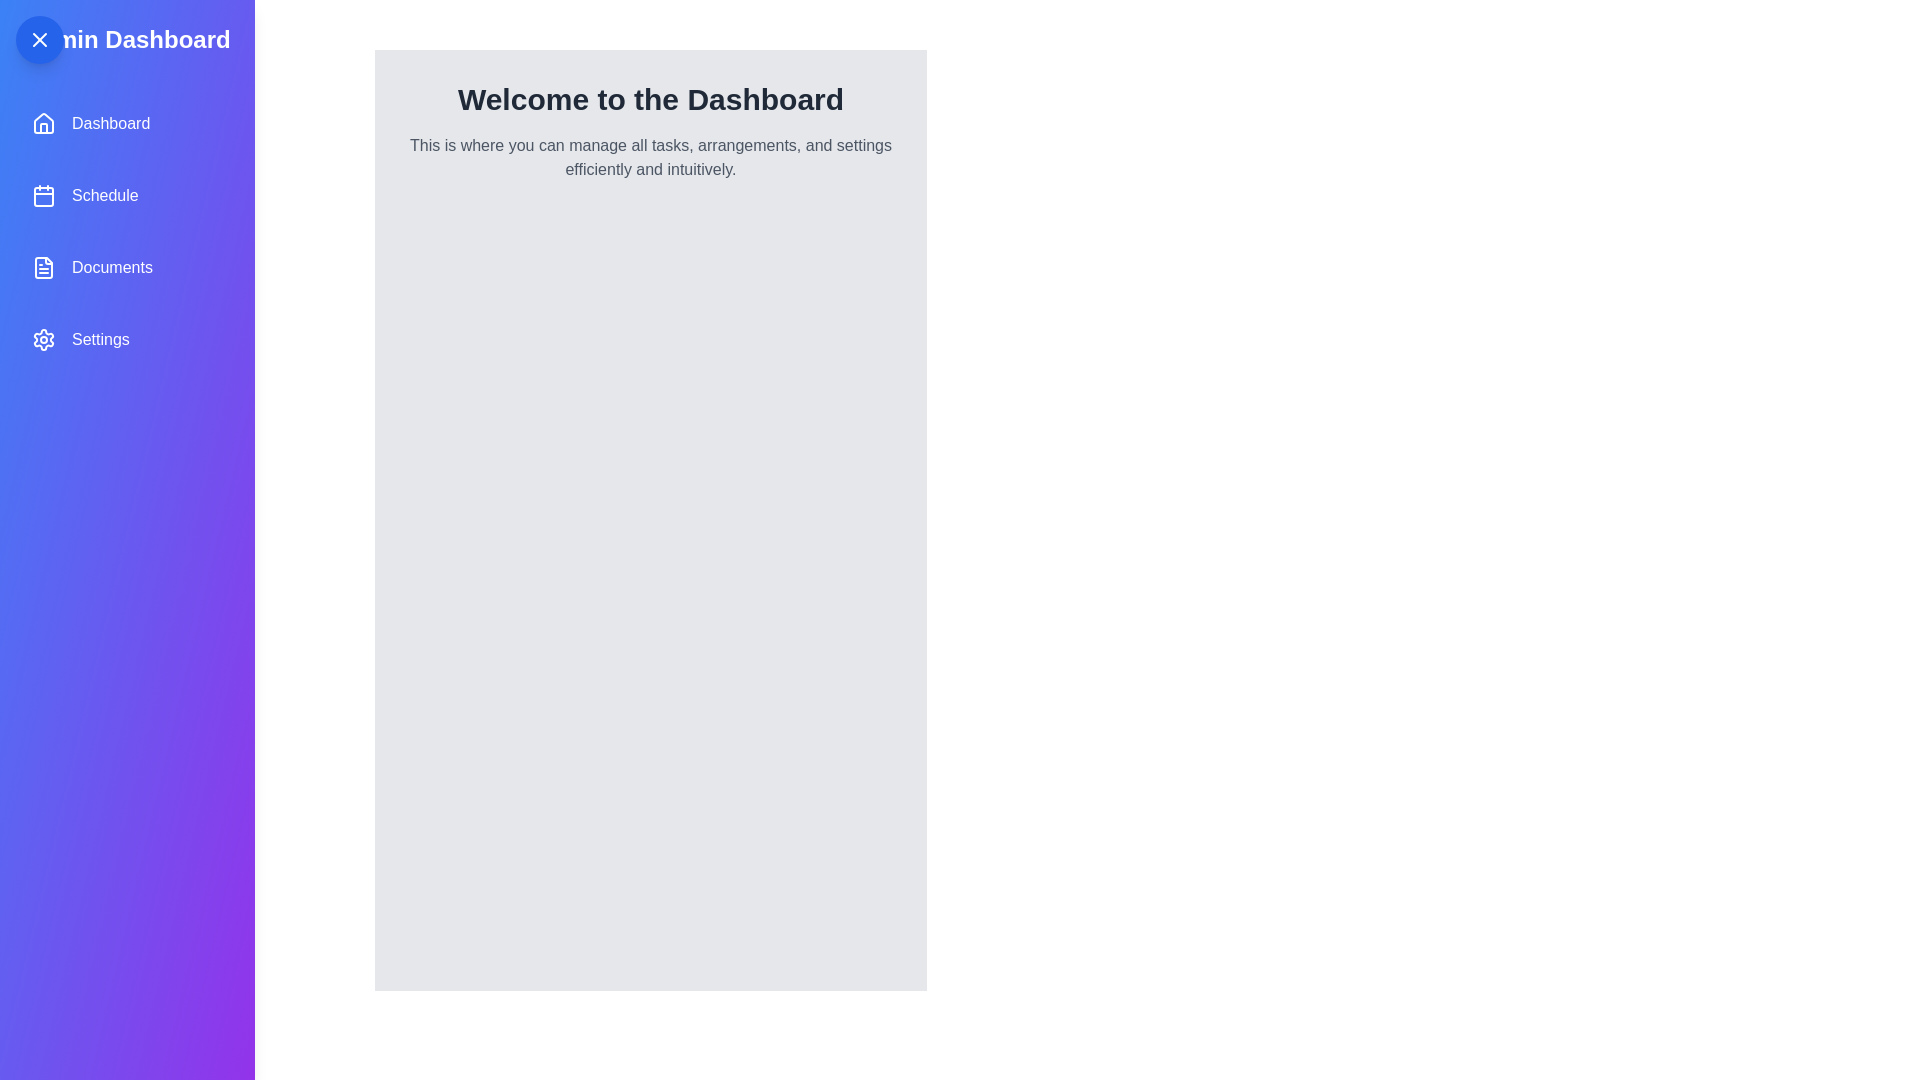 The height and width of the screenshot is (1080, 1920). I want to click on the drawer button to toggle the sidebar visibility, so click(39, 39).